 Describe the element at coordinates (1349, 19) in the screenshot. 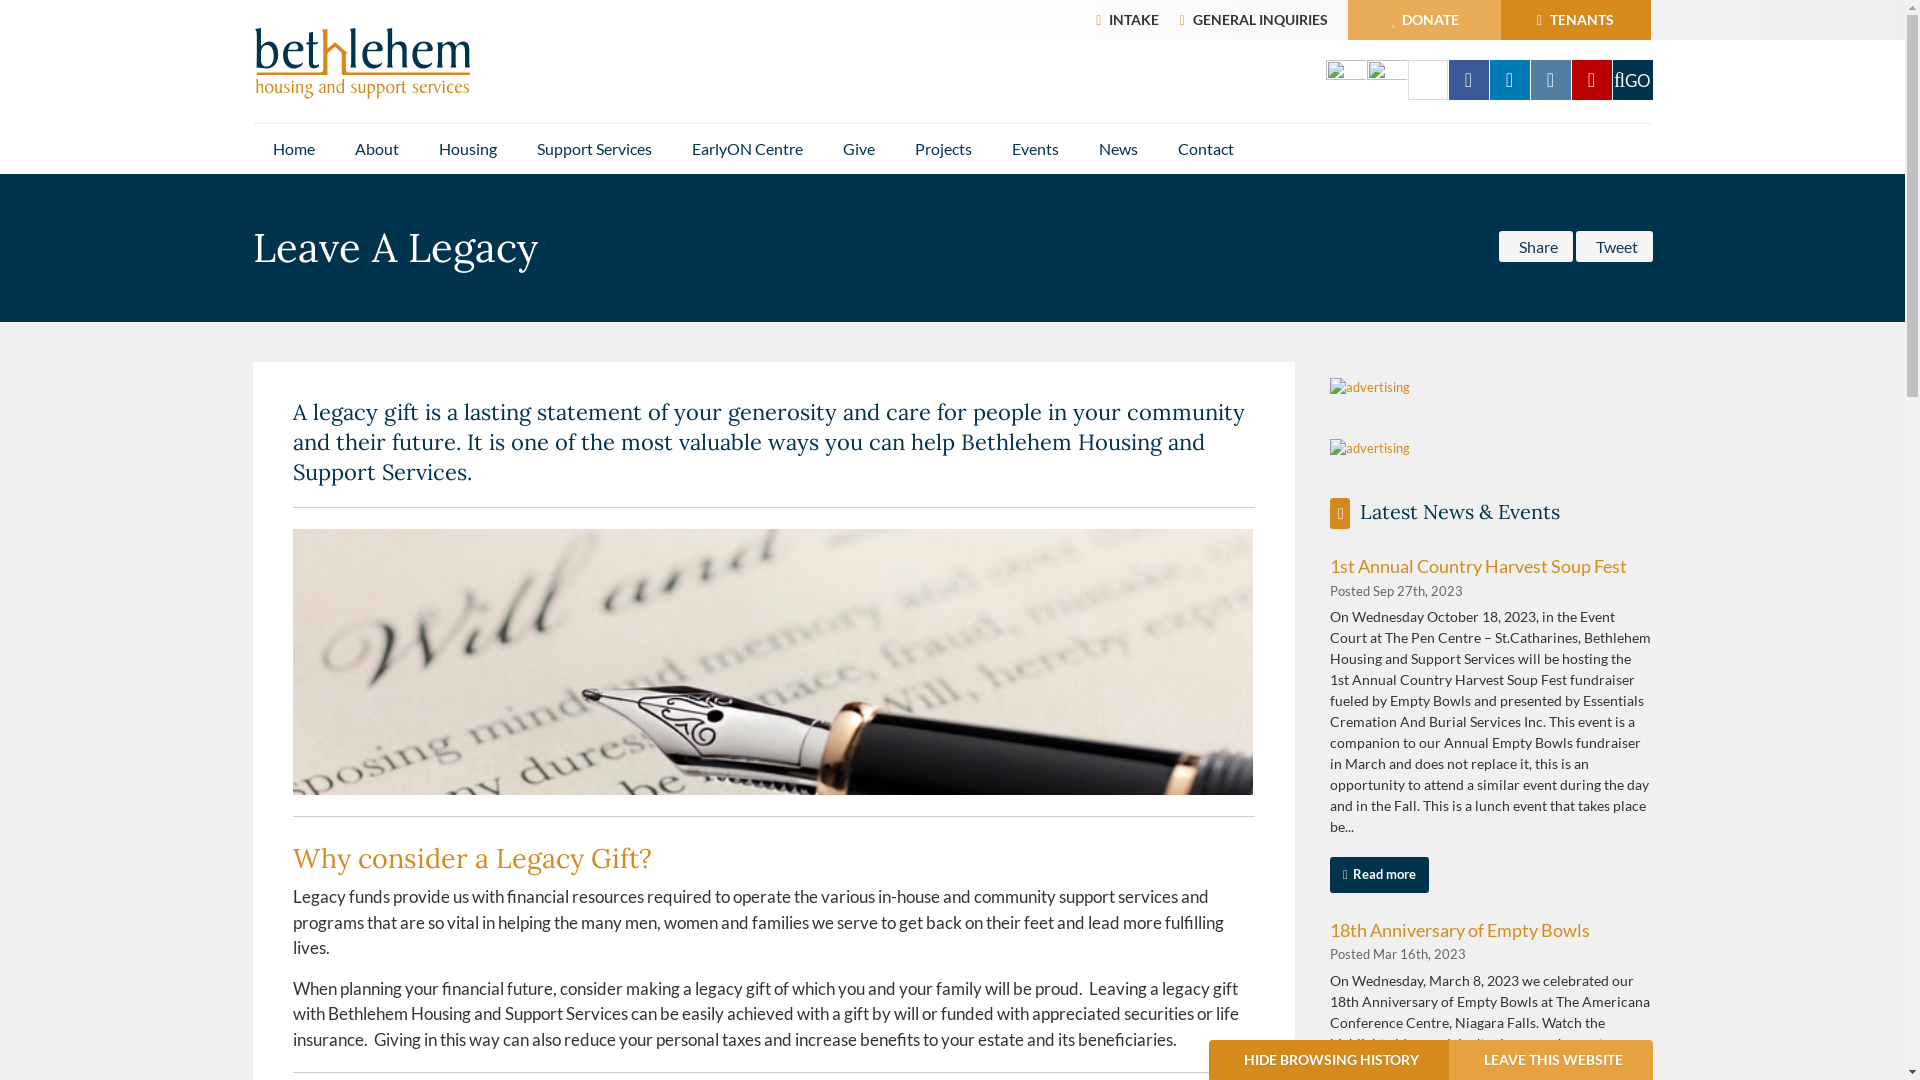

I see `'DONATE'` at that location.